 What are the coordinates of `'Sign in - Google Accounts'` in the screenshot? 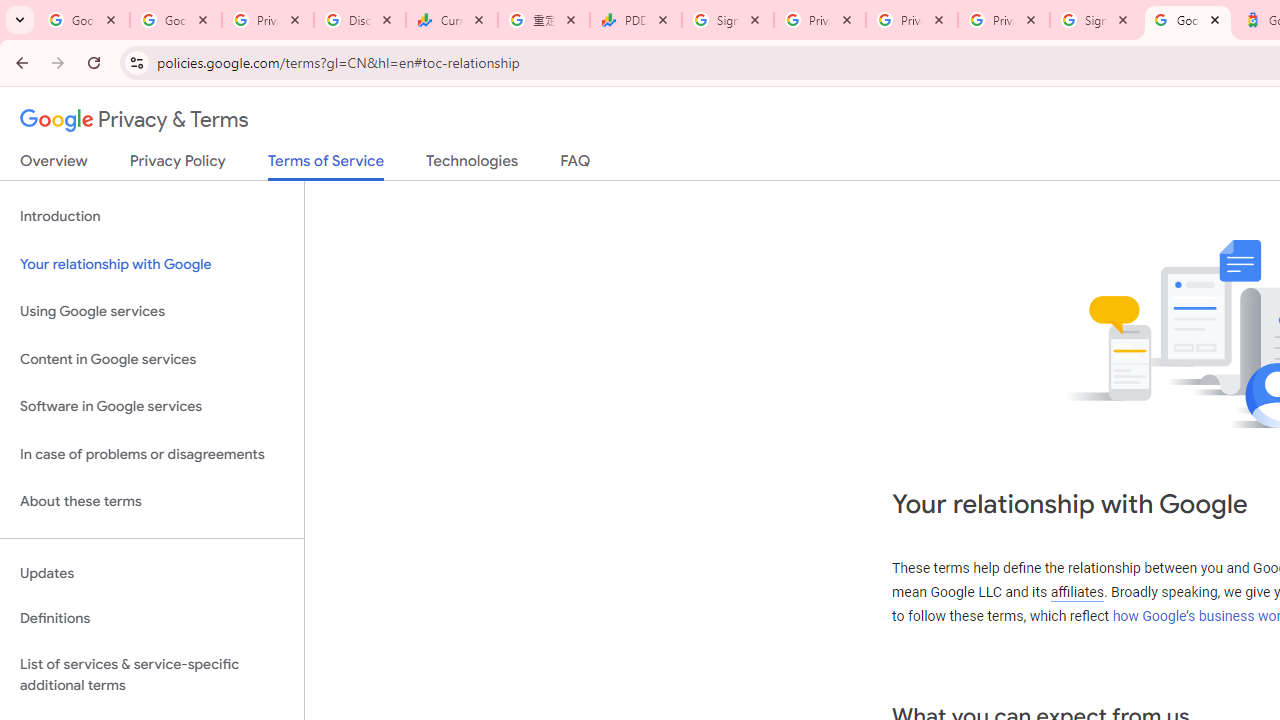 It's located at (1094, 20).